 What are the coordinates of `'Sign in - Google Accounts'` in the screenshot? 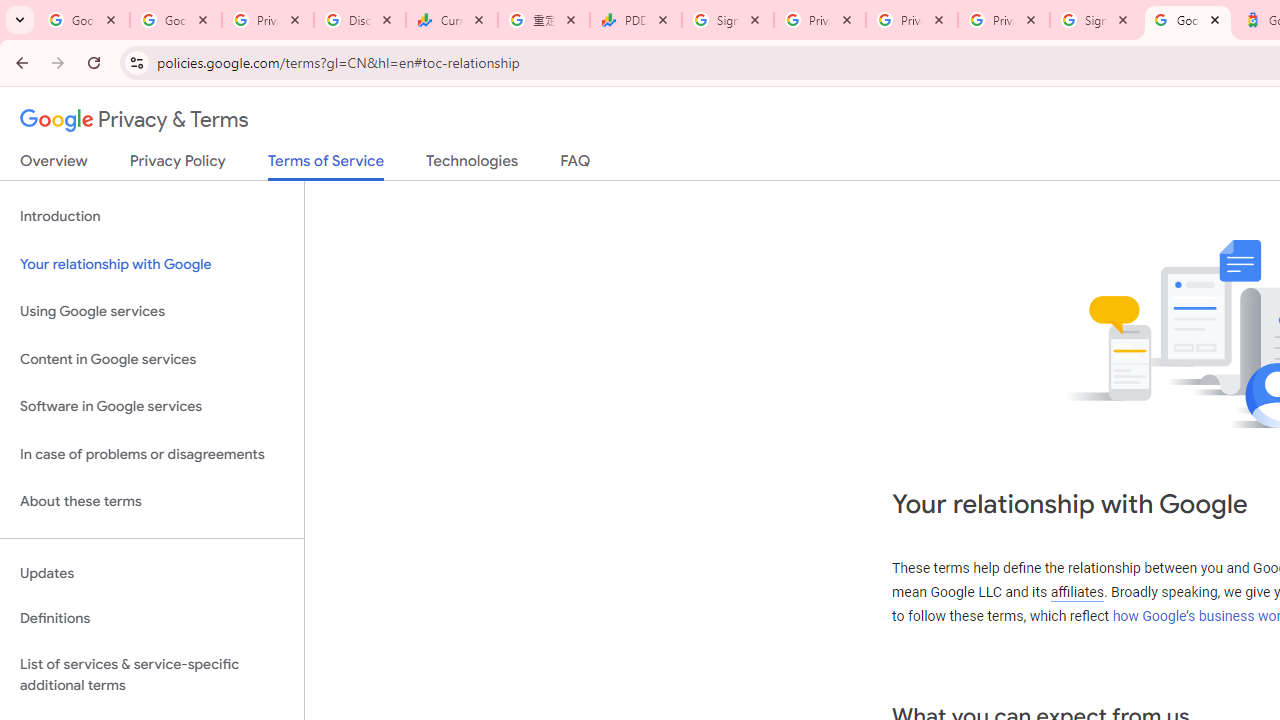 It's located at (1094, 20).